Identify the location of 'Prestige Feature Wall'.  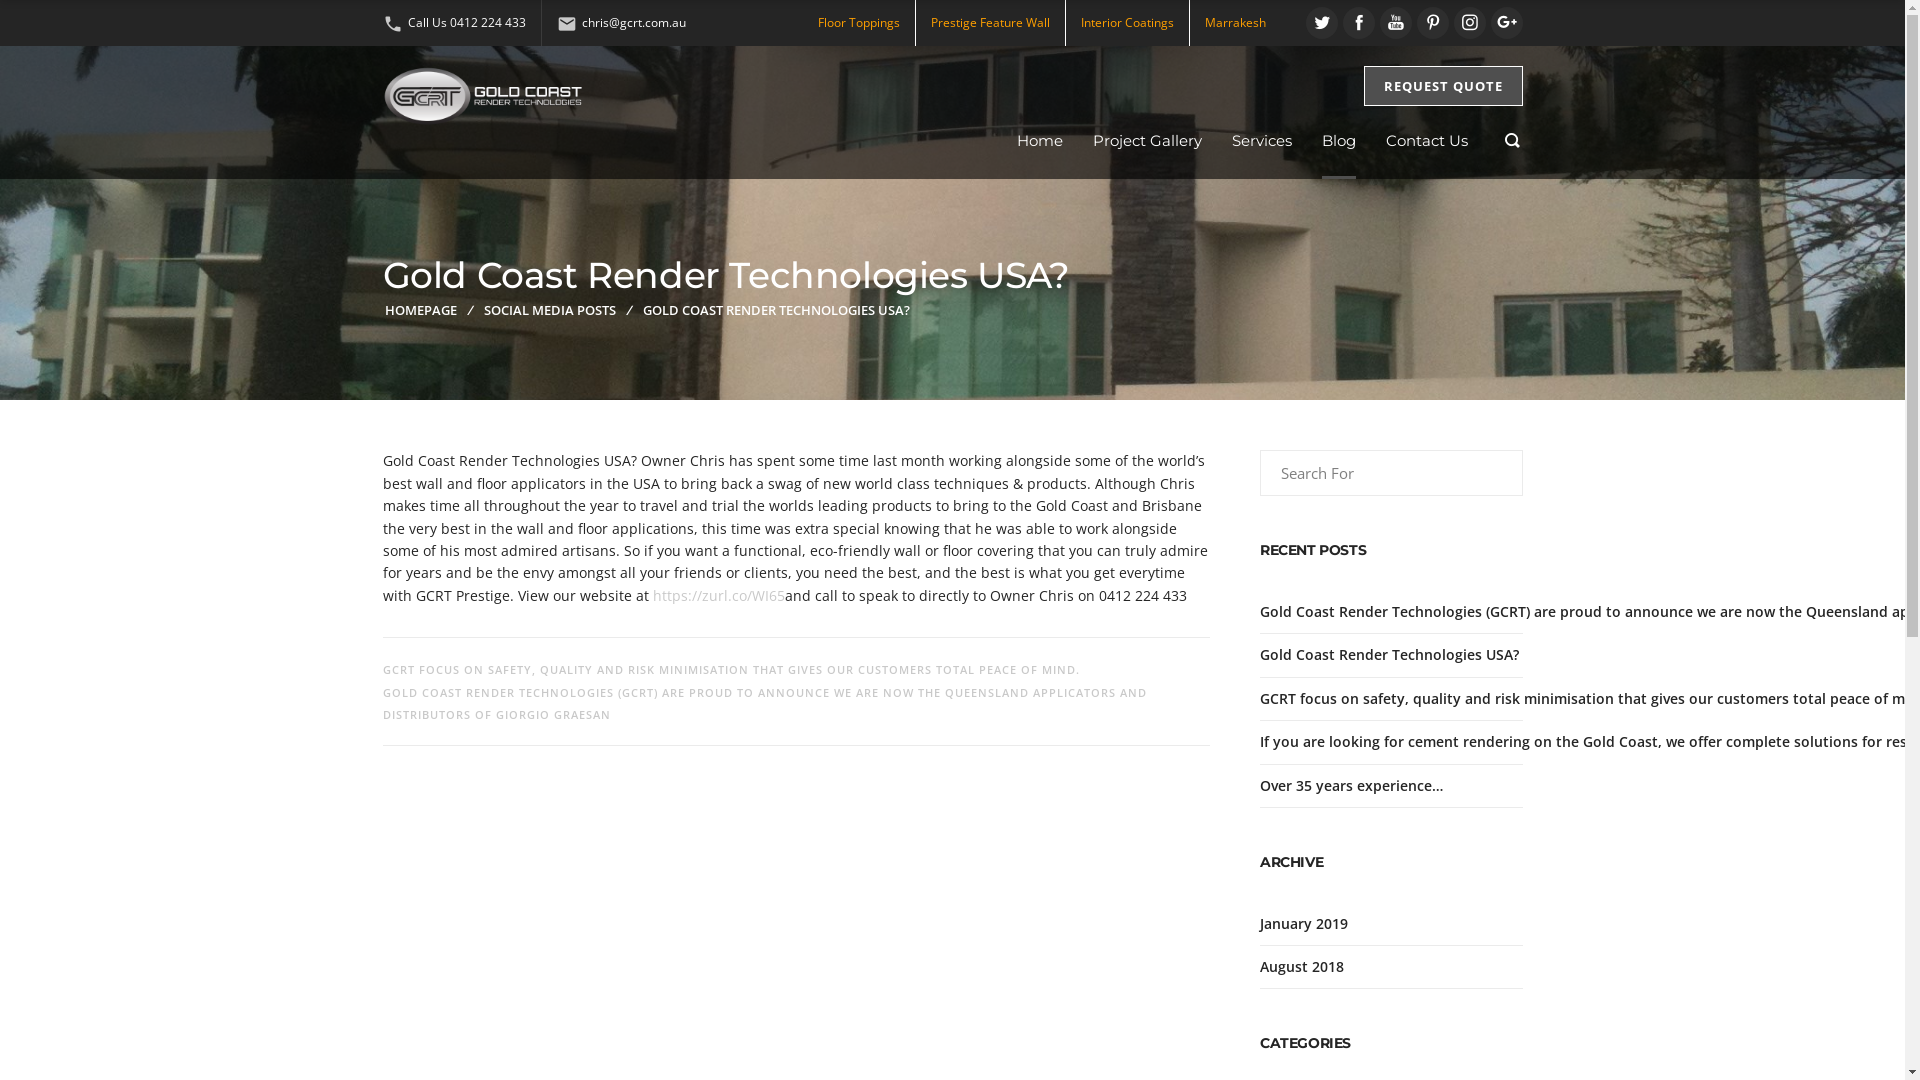
(929, 22).